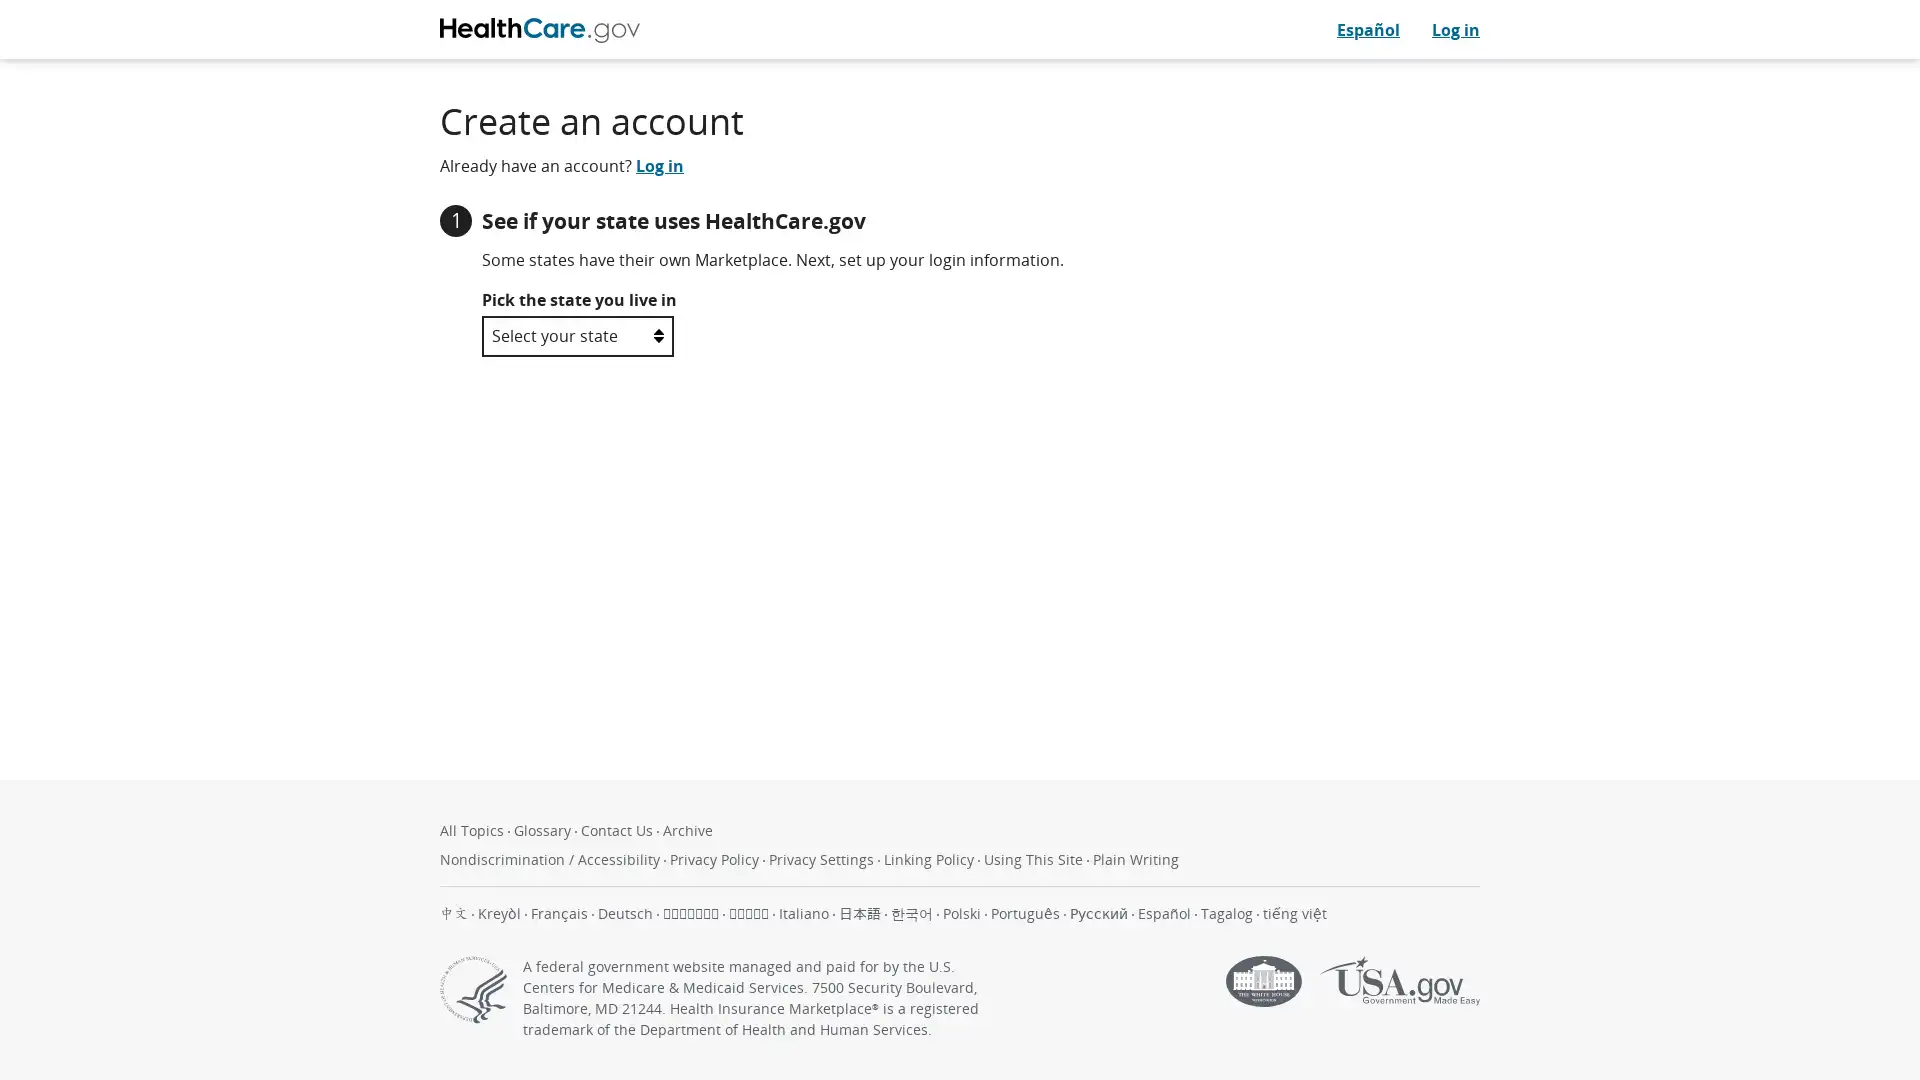 The height and width of the screenshot is (1080, 1920). Describe the element at coordinates (823, 858) in the screenshot. I see `Privacy Settings` at that location.